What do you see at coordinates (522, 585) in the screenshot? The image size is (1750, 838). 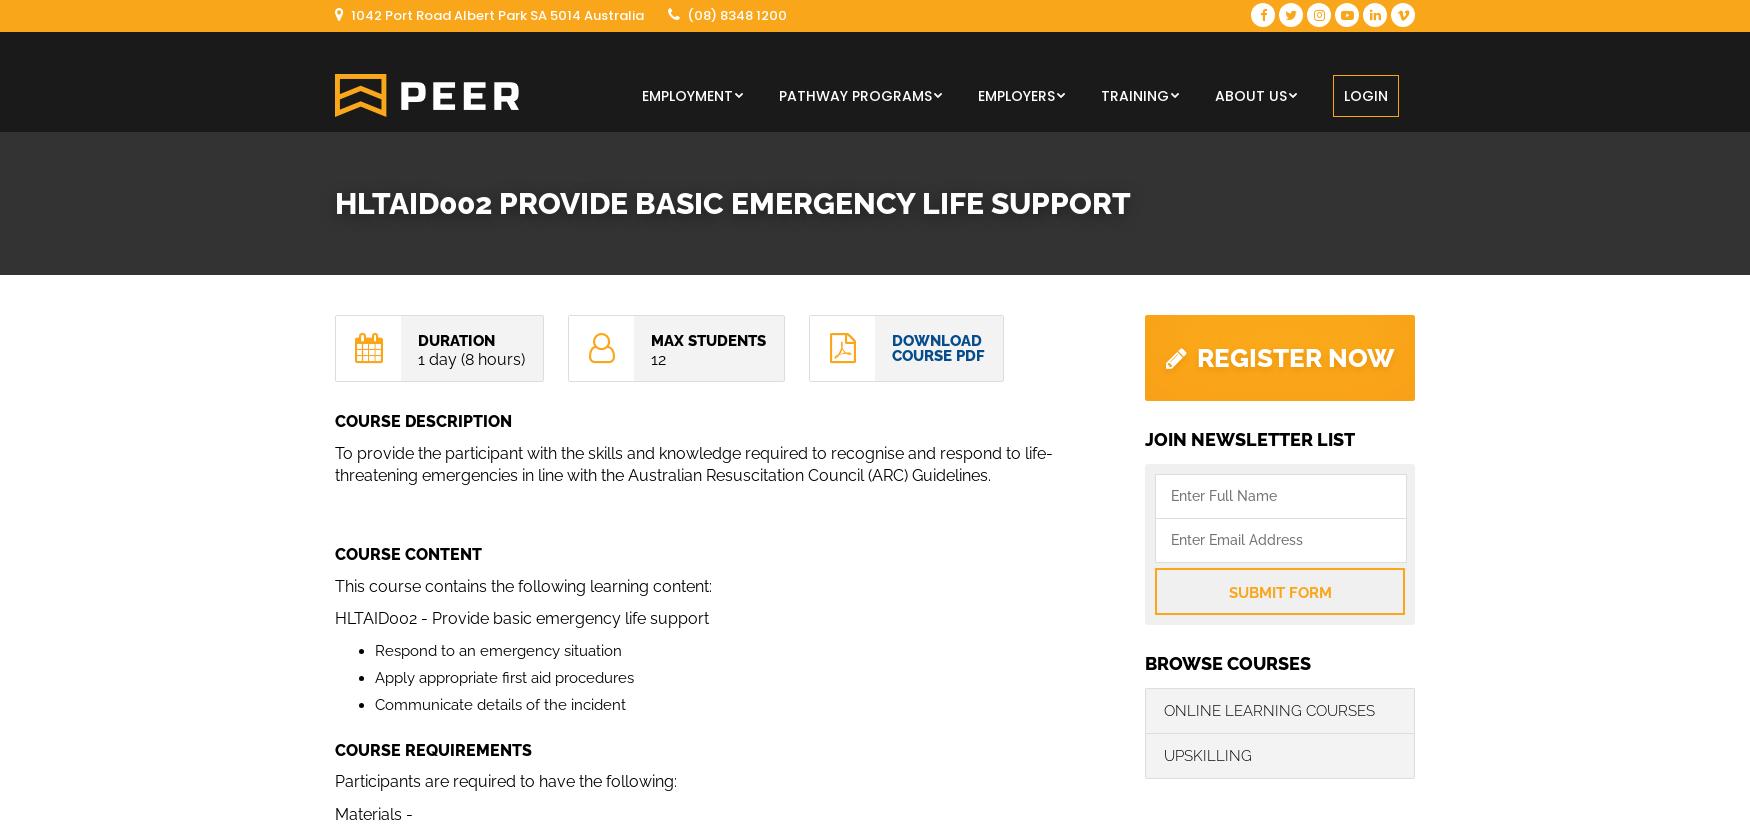 I see `'This course contains the following learning content:'` at bounding box center [522, 585].